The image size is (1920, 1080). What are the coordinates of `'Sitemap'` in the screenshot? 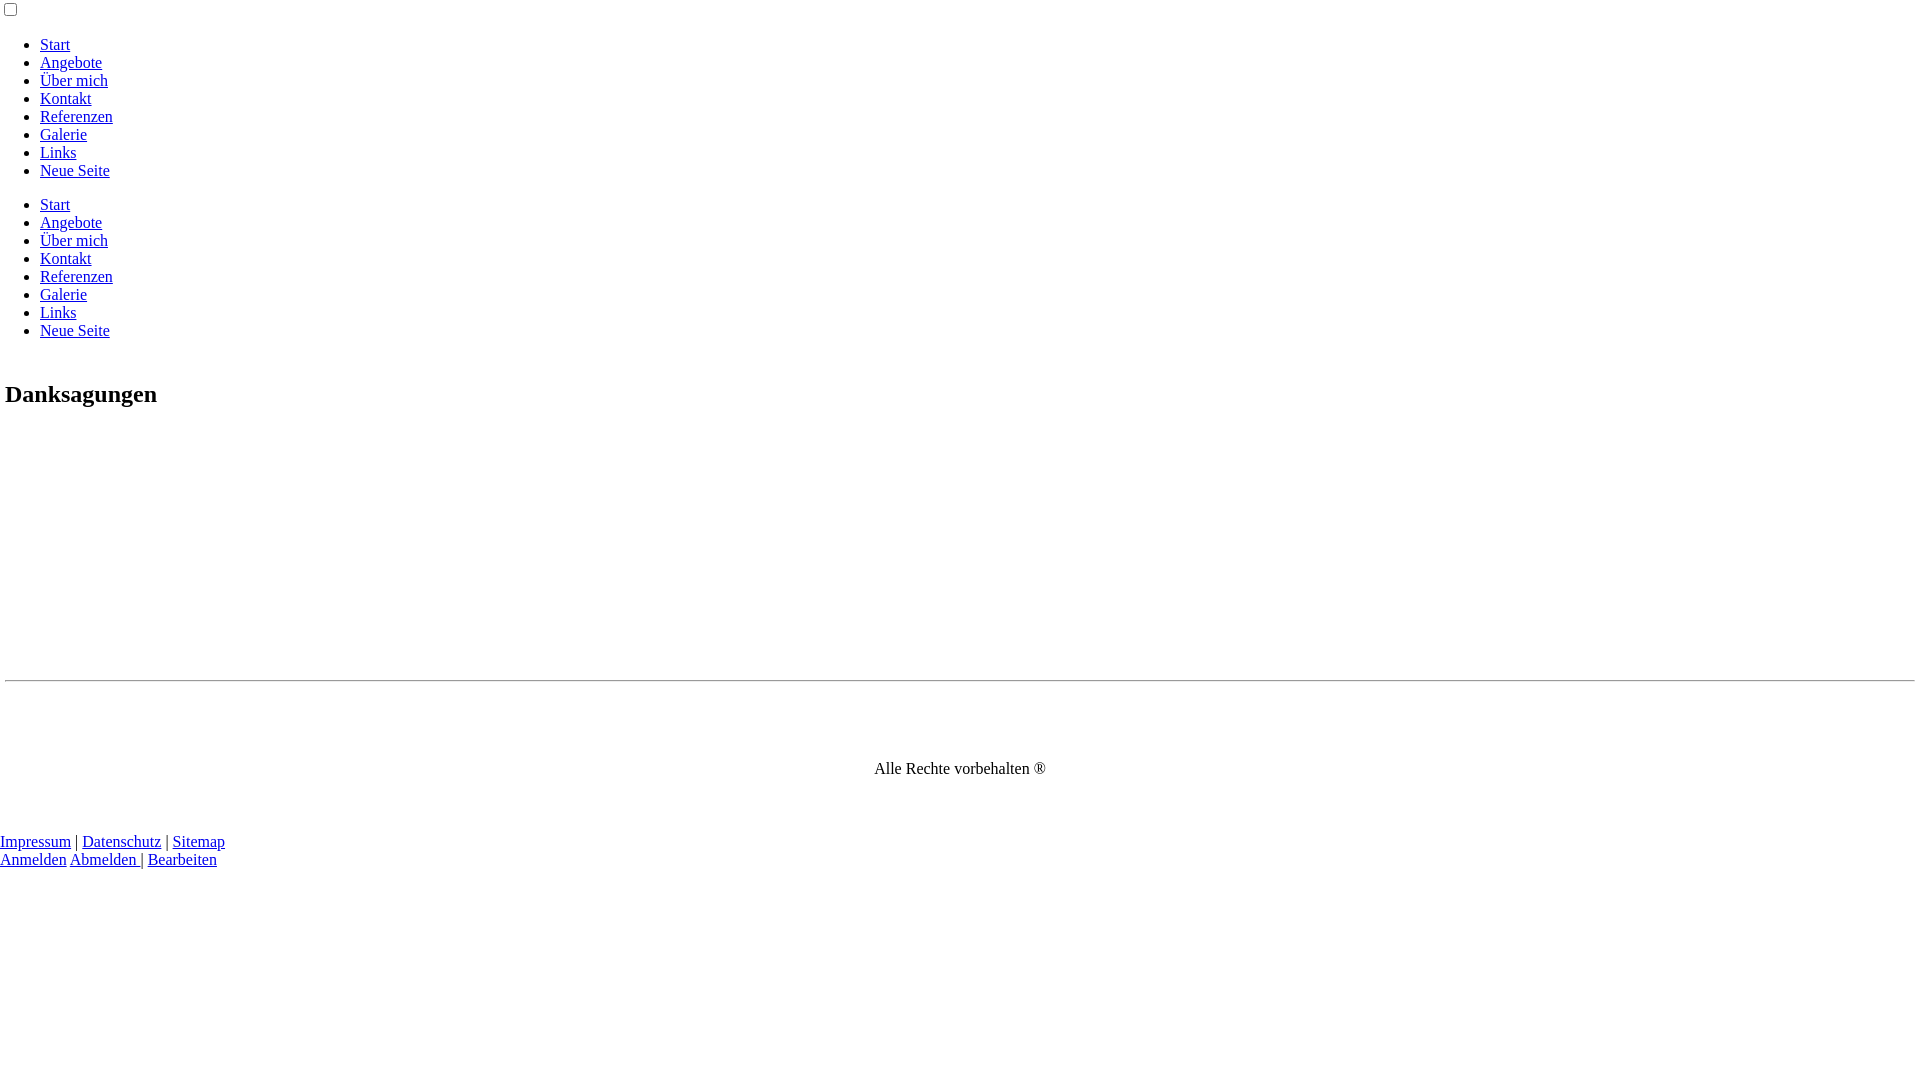 It's located at (198, 841).